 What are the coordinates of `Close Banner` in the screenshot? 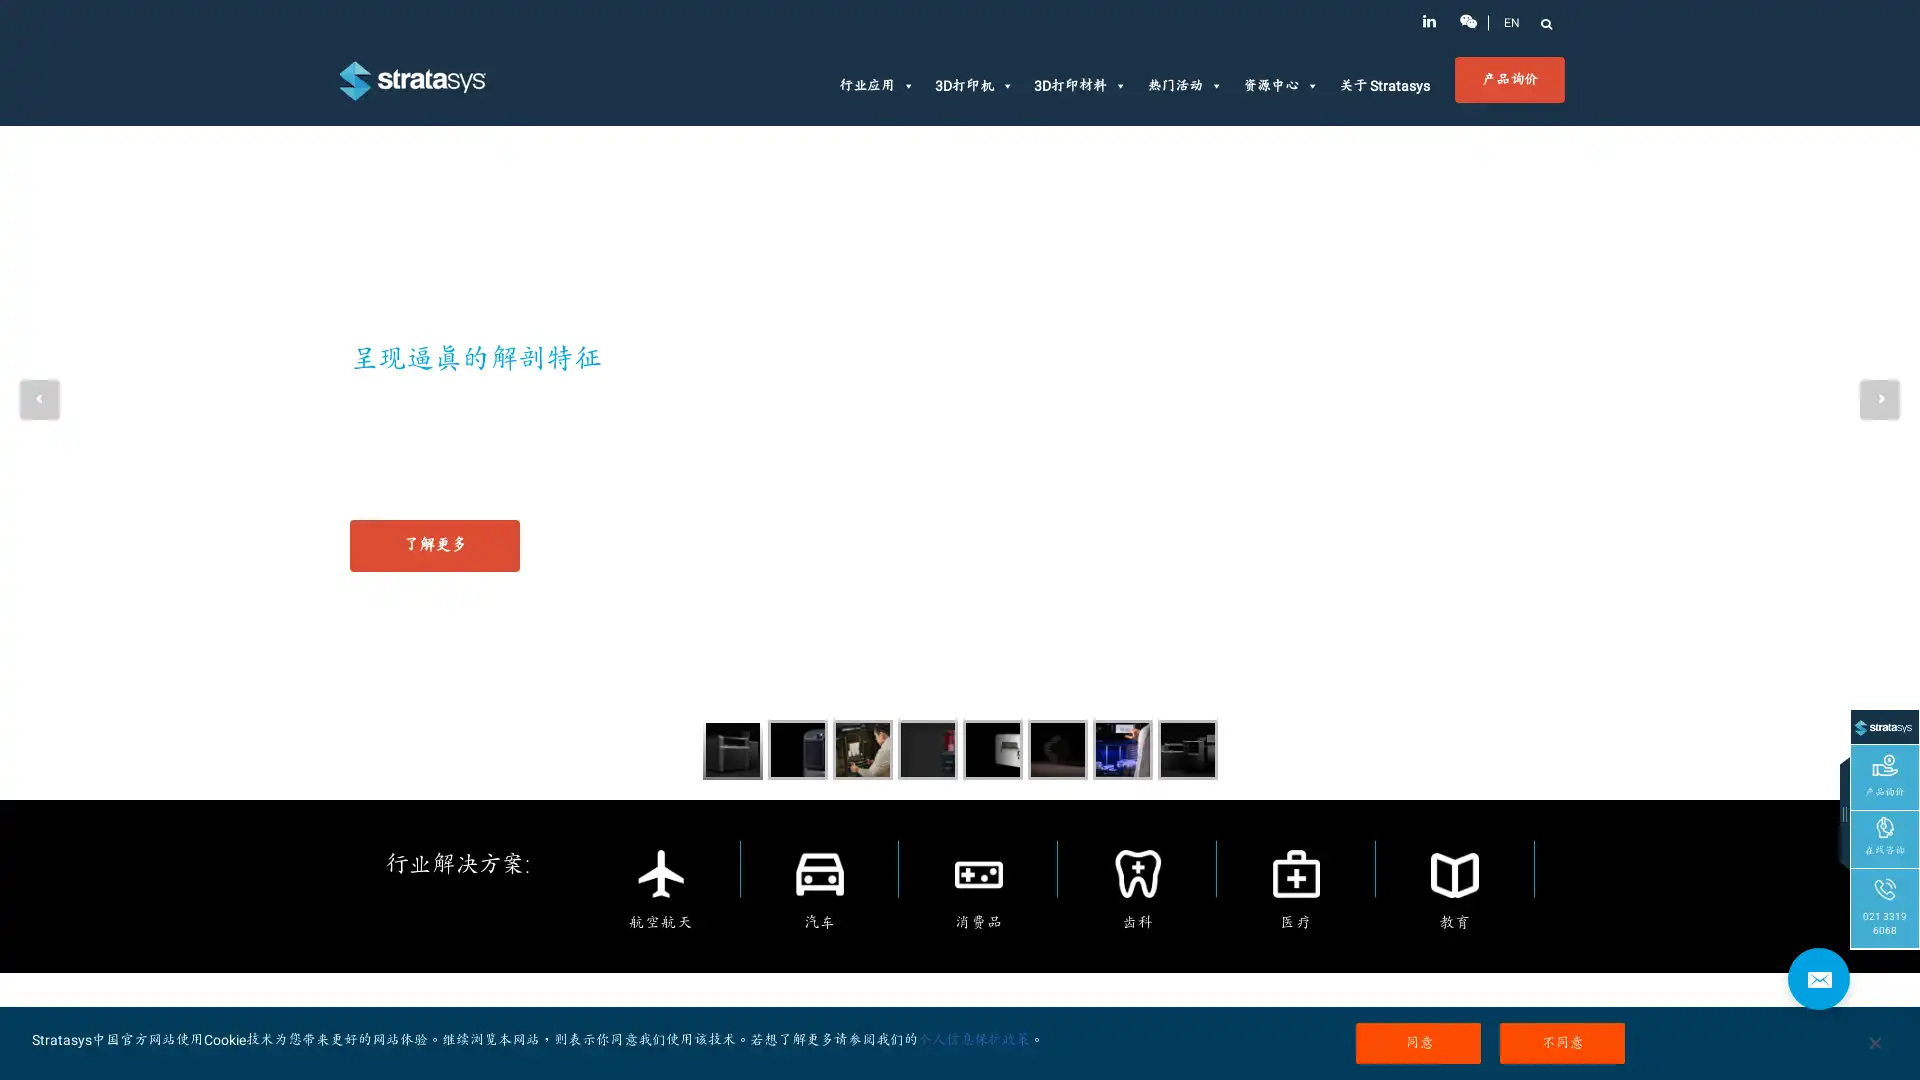 It's located at (1873, 1041).